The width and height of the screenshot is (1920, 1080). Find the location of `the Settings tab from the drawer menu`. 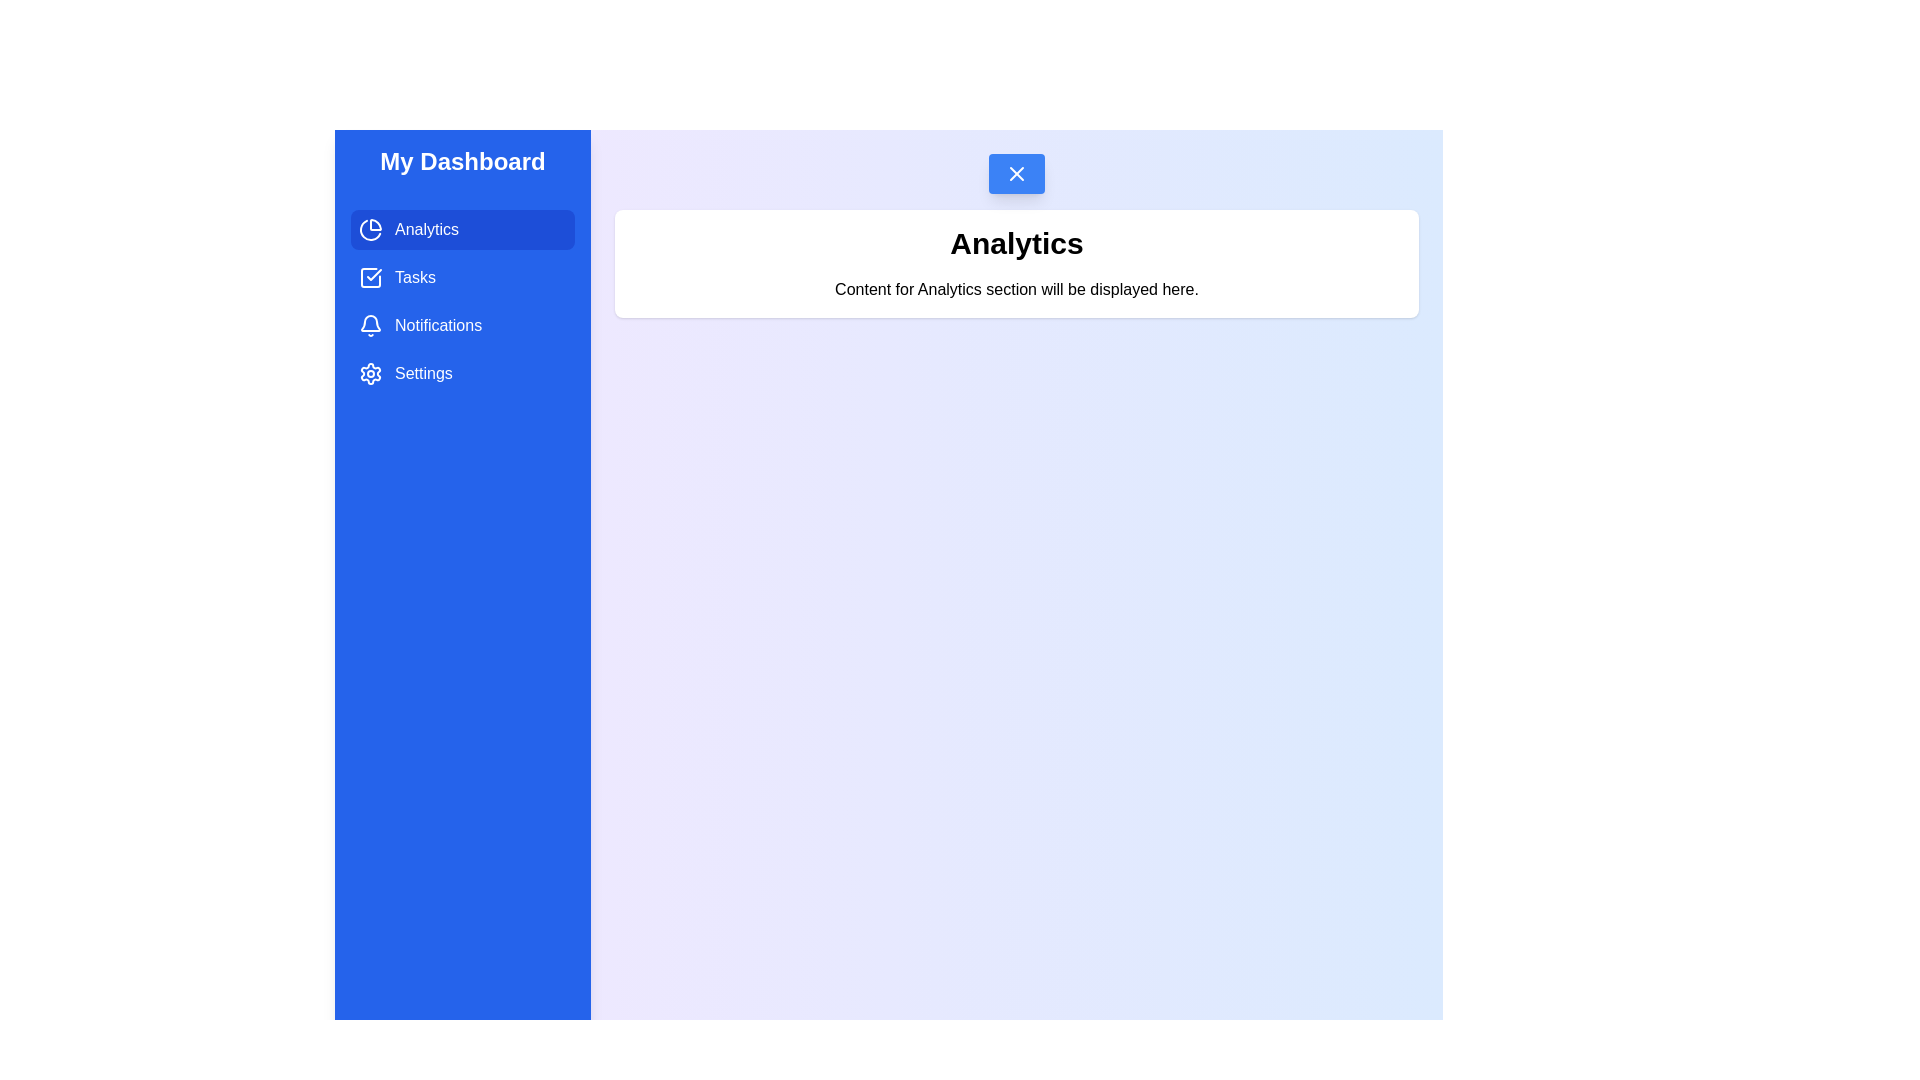

the Settings tab from the drawer menu is located at coordinates (461, 374).